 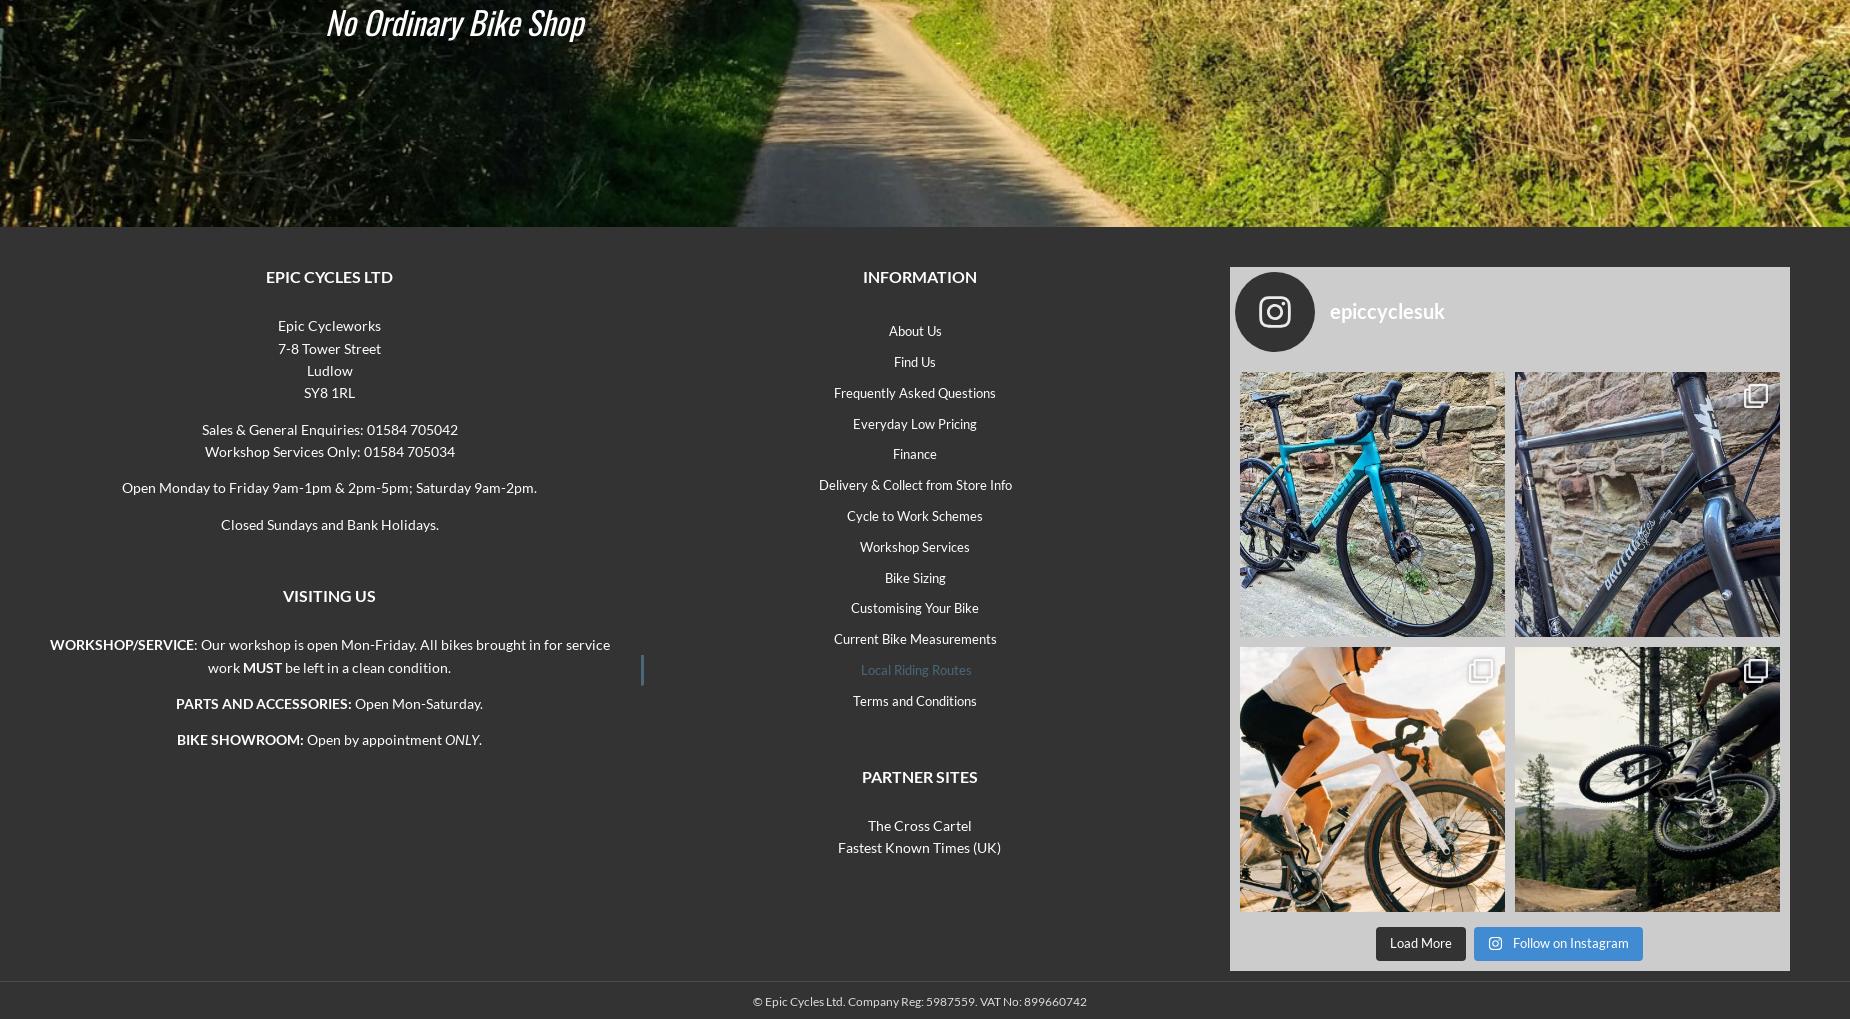 What do you see at coordinates (916, 668) in the screenshot?
I see `'Local Riding Routes'` at bounding box center [916, 668].